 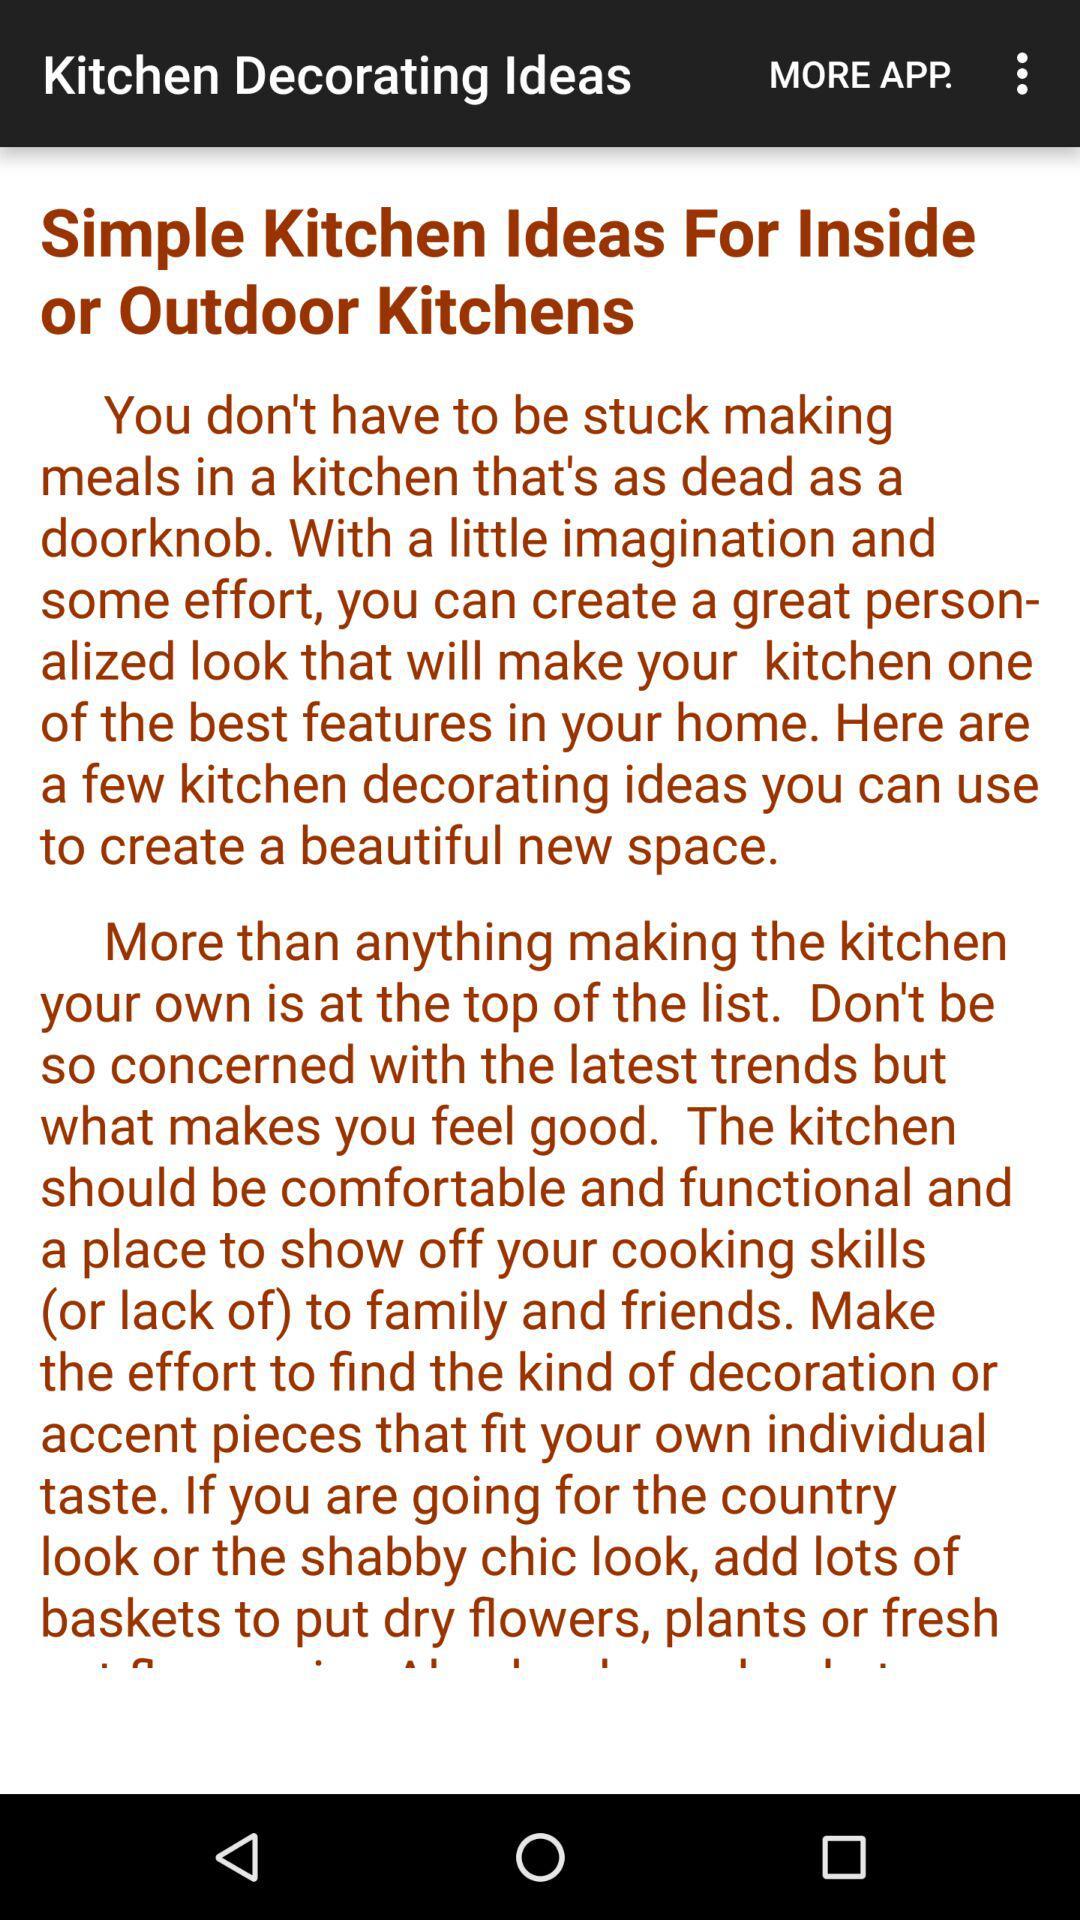 What do you see at coordinates (1027, 73) in the screenshot?
I see `icon next to the more app.` at bounding box center [1027, 73].